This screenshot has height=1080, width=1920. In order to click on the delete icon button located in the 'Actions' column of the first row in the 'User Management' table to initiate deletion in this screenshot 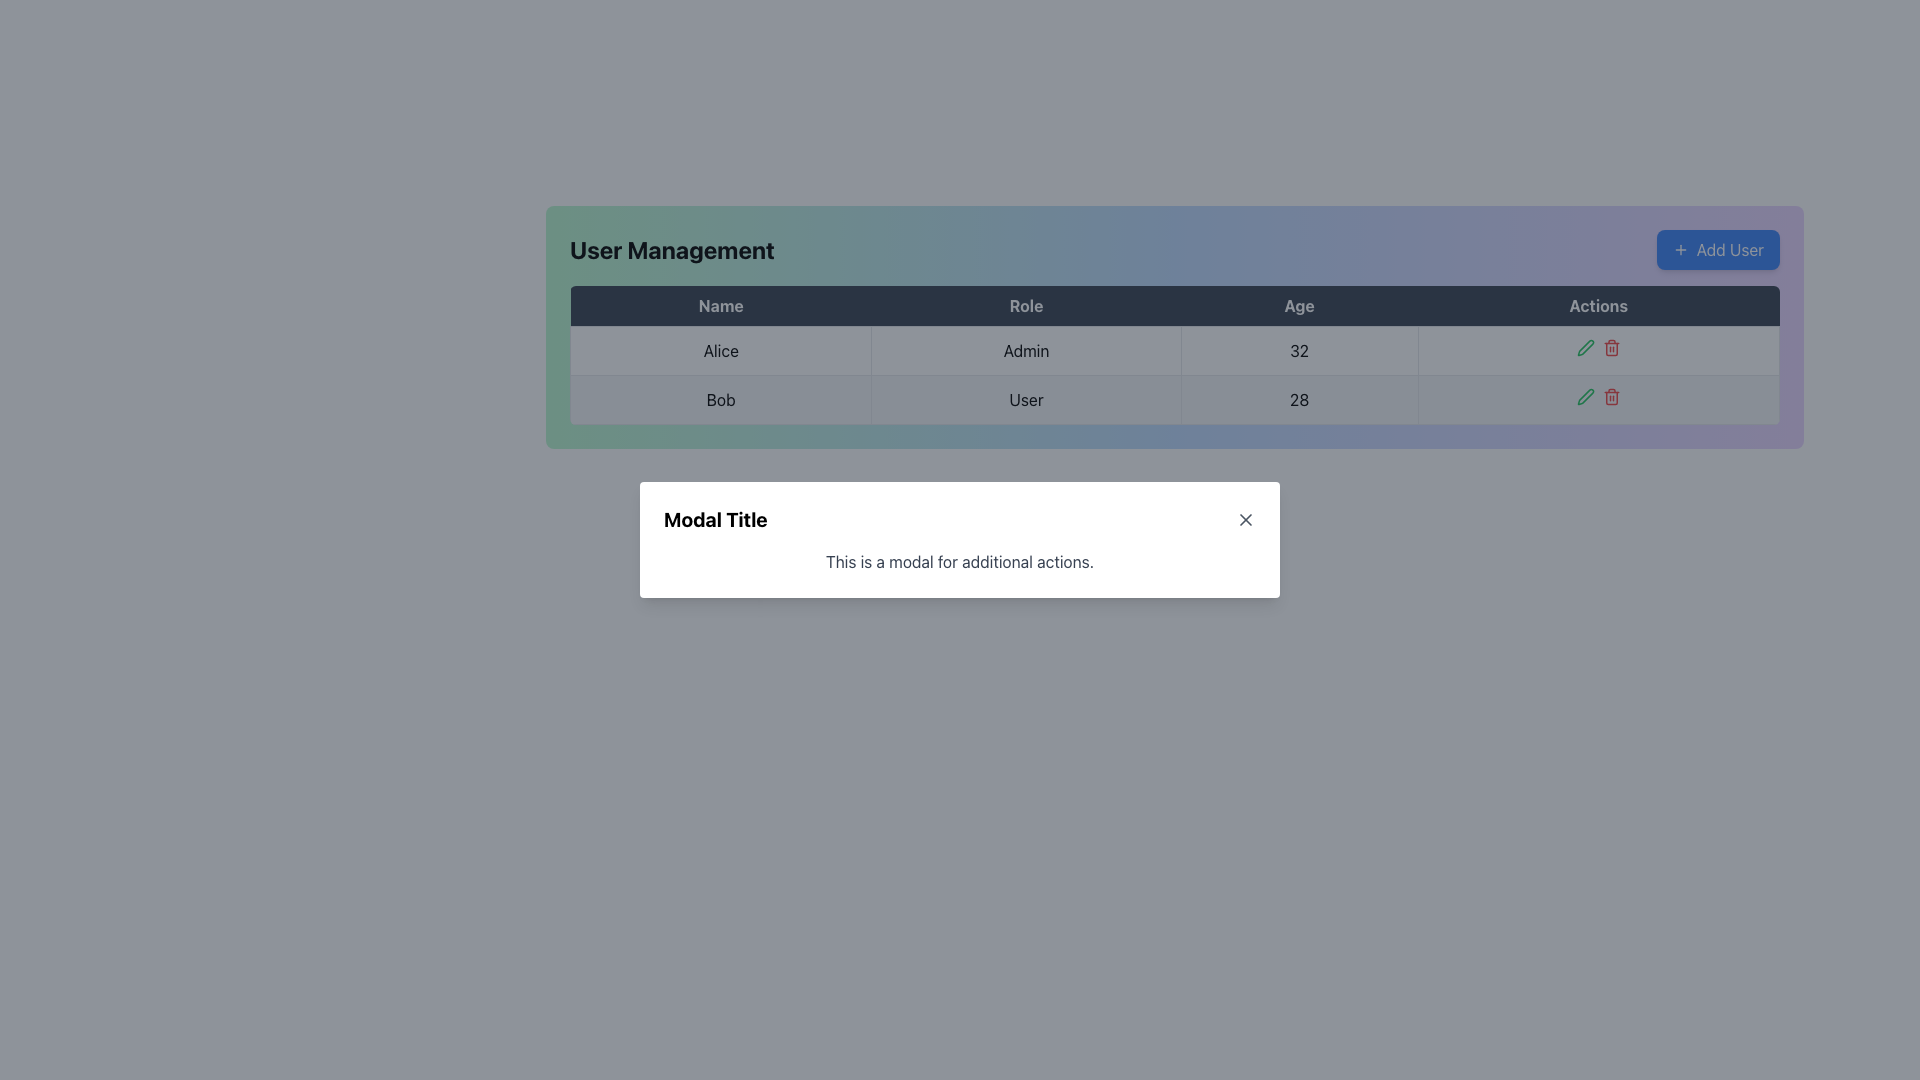, I will do `click(1611, 346)`.